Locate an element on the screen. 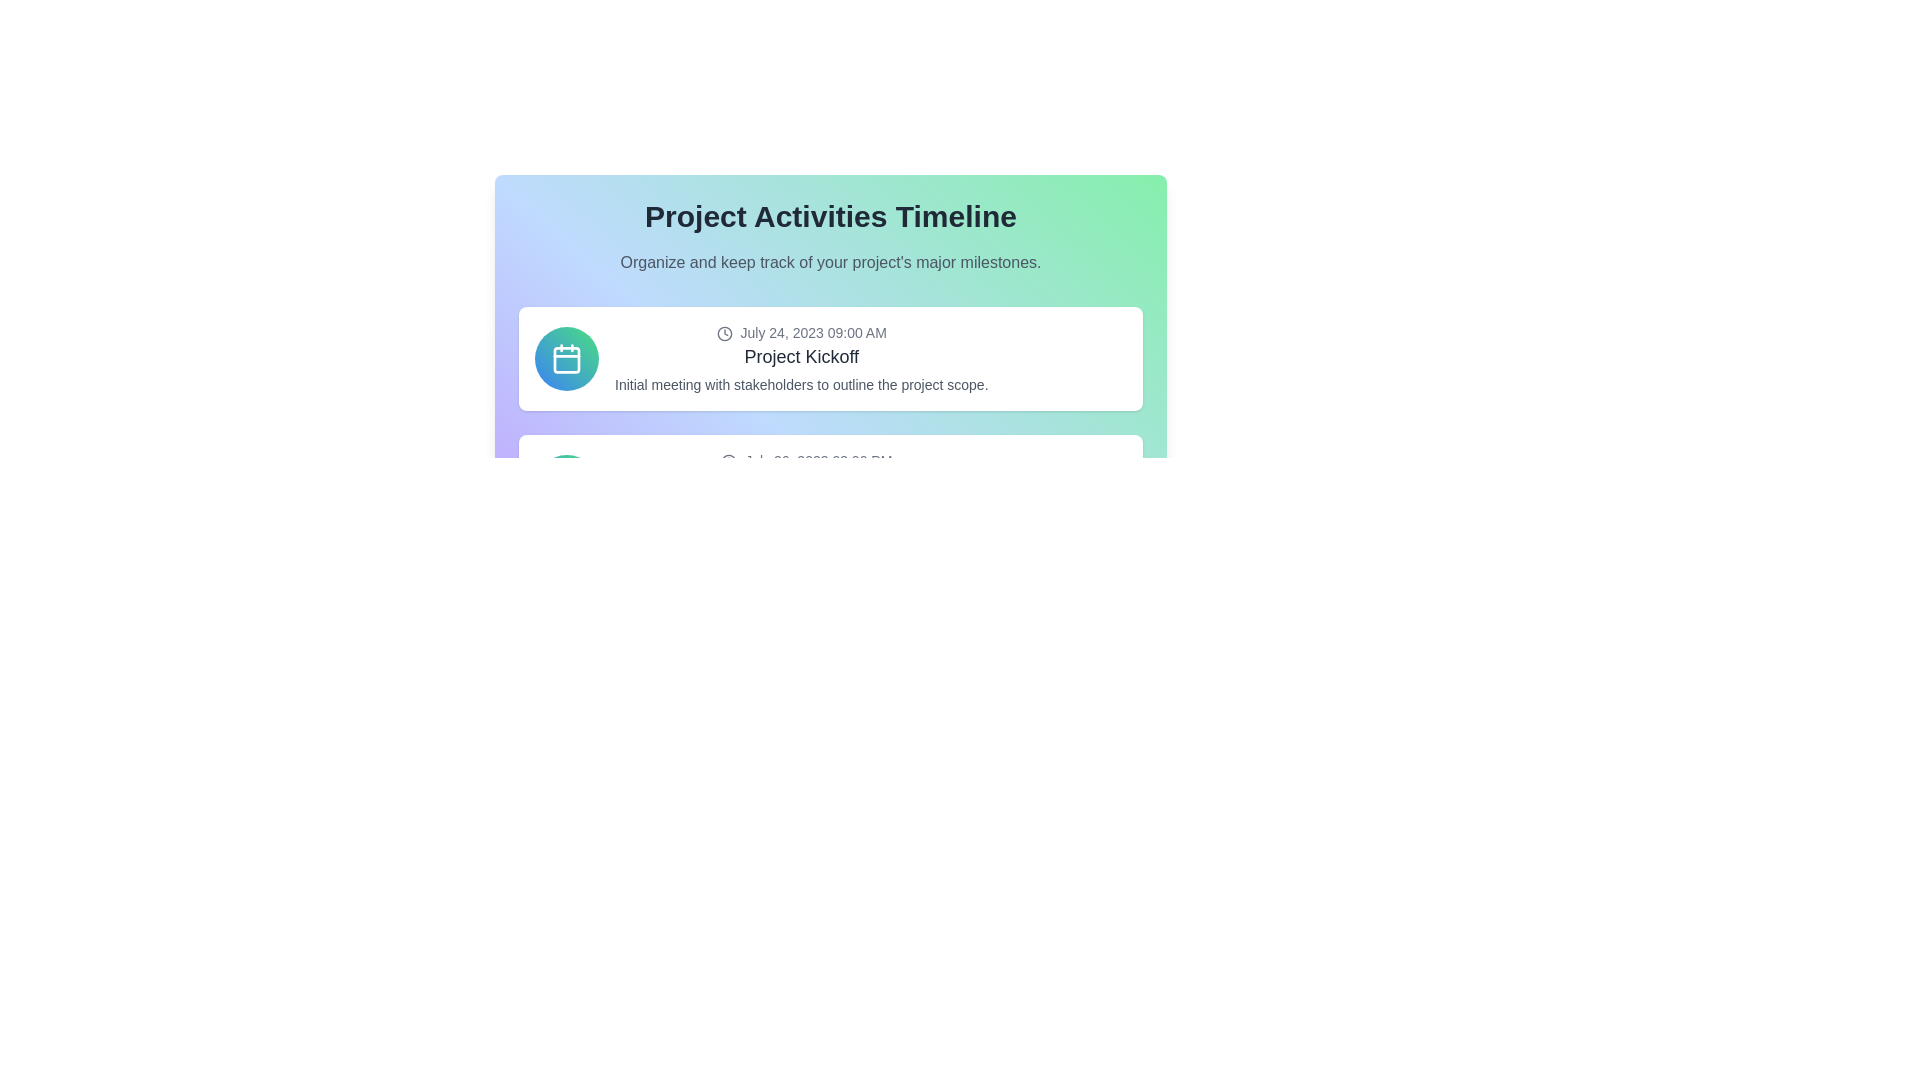 Image resolution: width=1920 pixels, height=1080 pixels. the interactive elements within the dashboard component that displays project timeline activity details is located at coordinates (830, 304).